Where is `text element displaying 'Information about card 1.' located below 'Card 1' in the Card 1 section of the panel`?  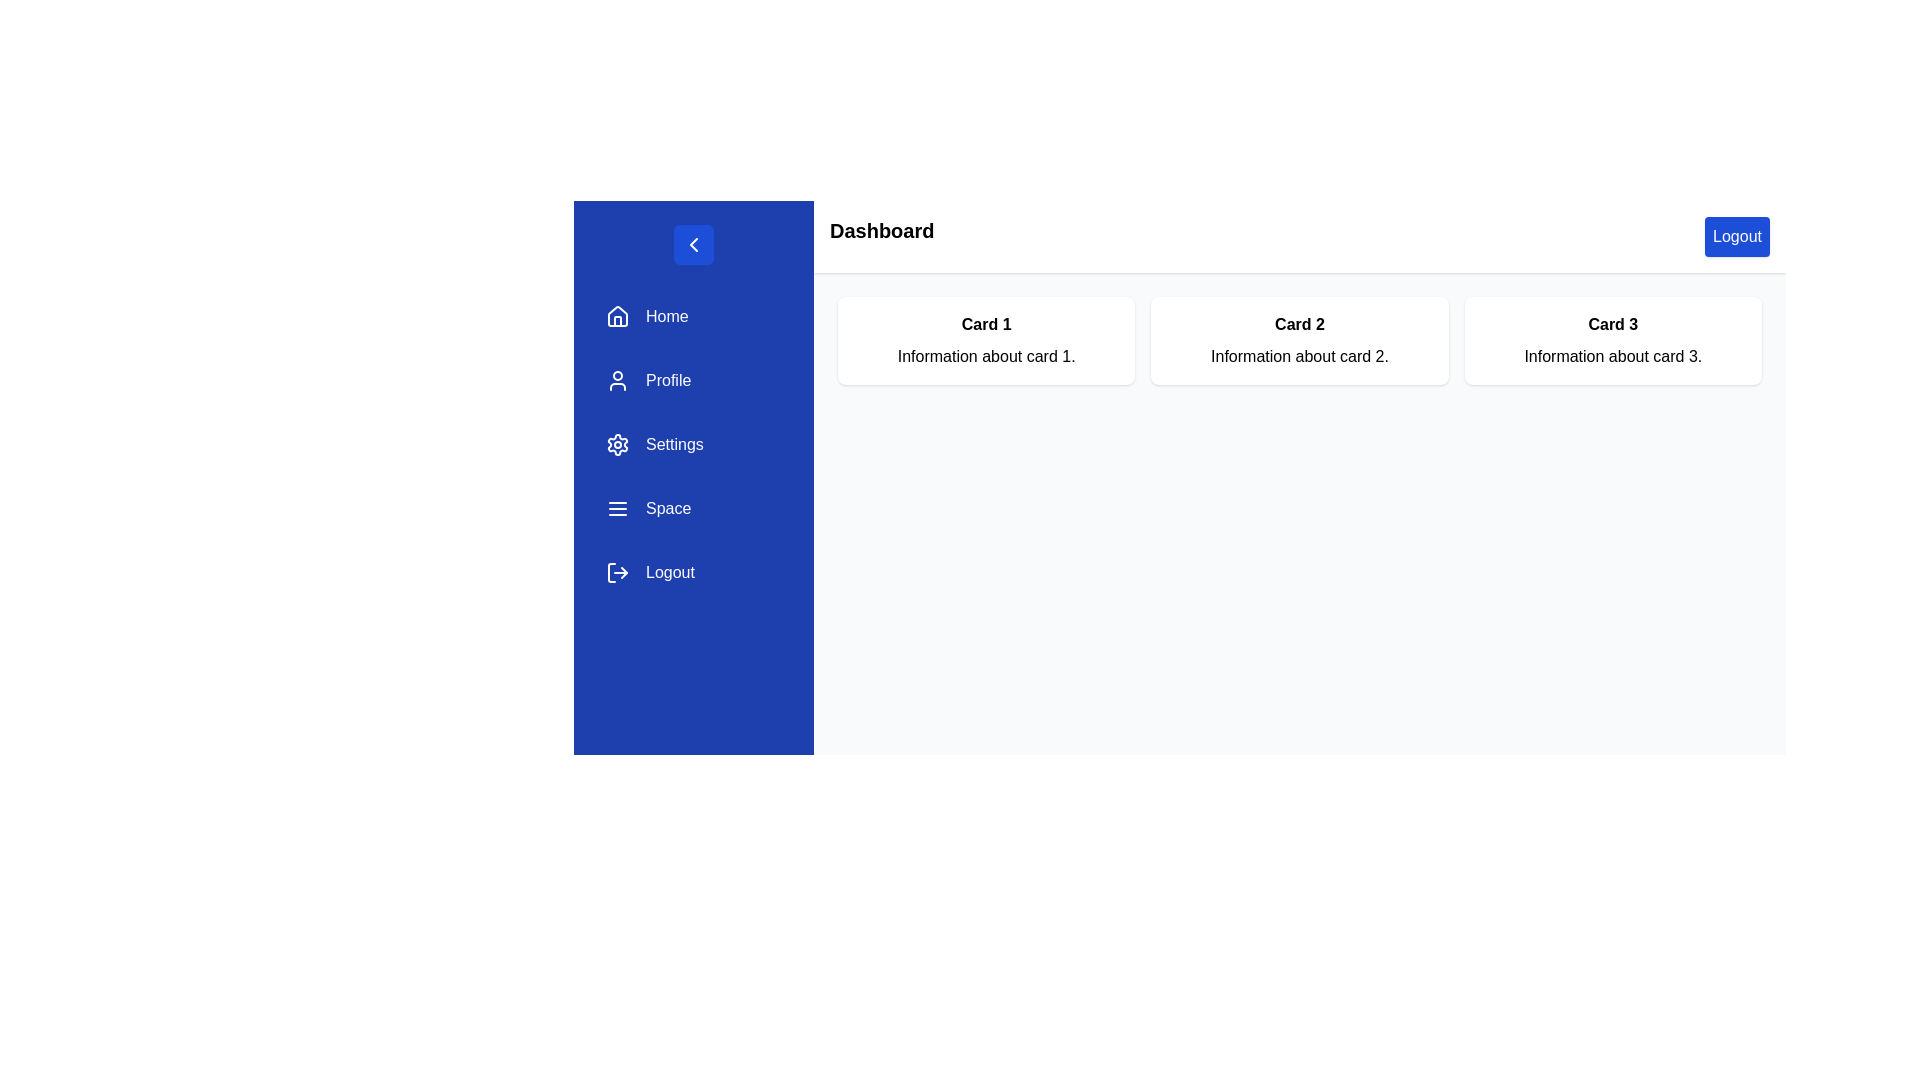
text element displaying 'Information about card 1.' located below 'Card 1' in the Card 1 section of the panel is located at coordinates (986, 356).